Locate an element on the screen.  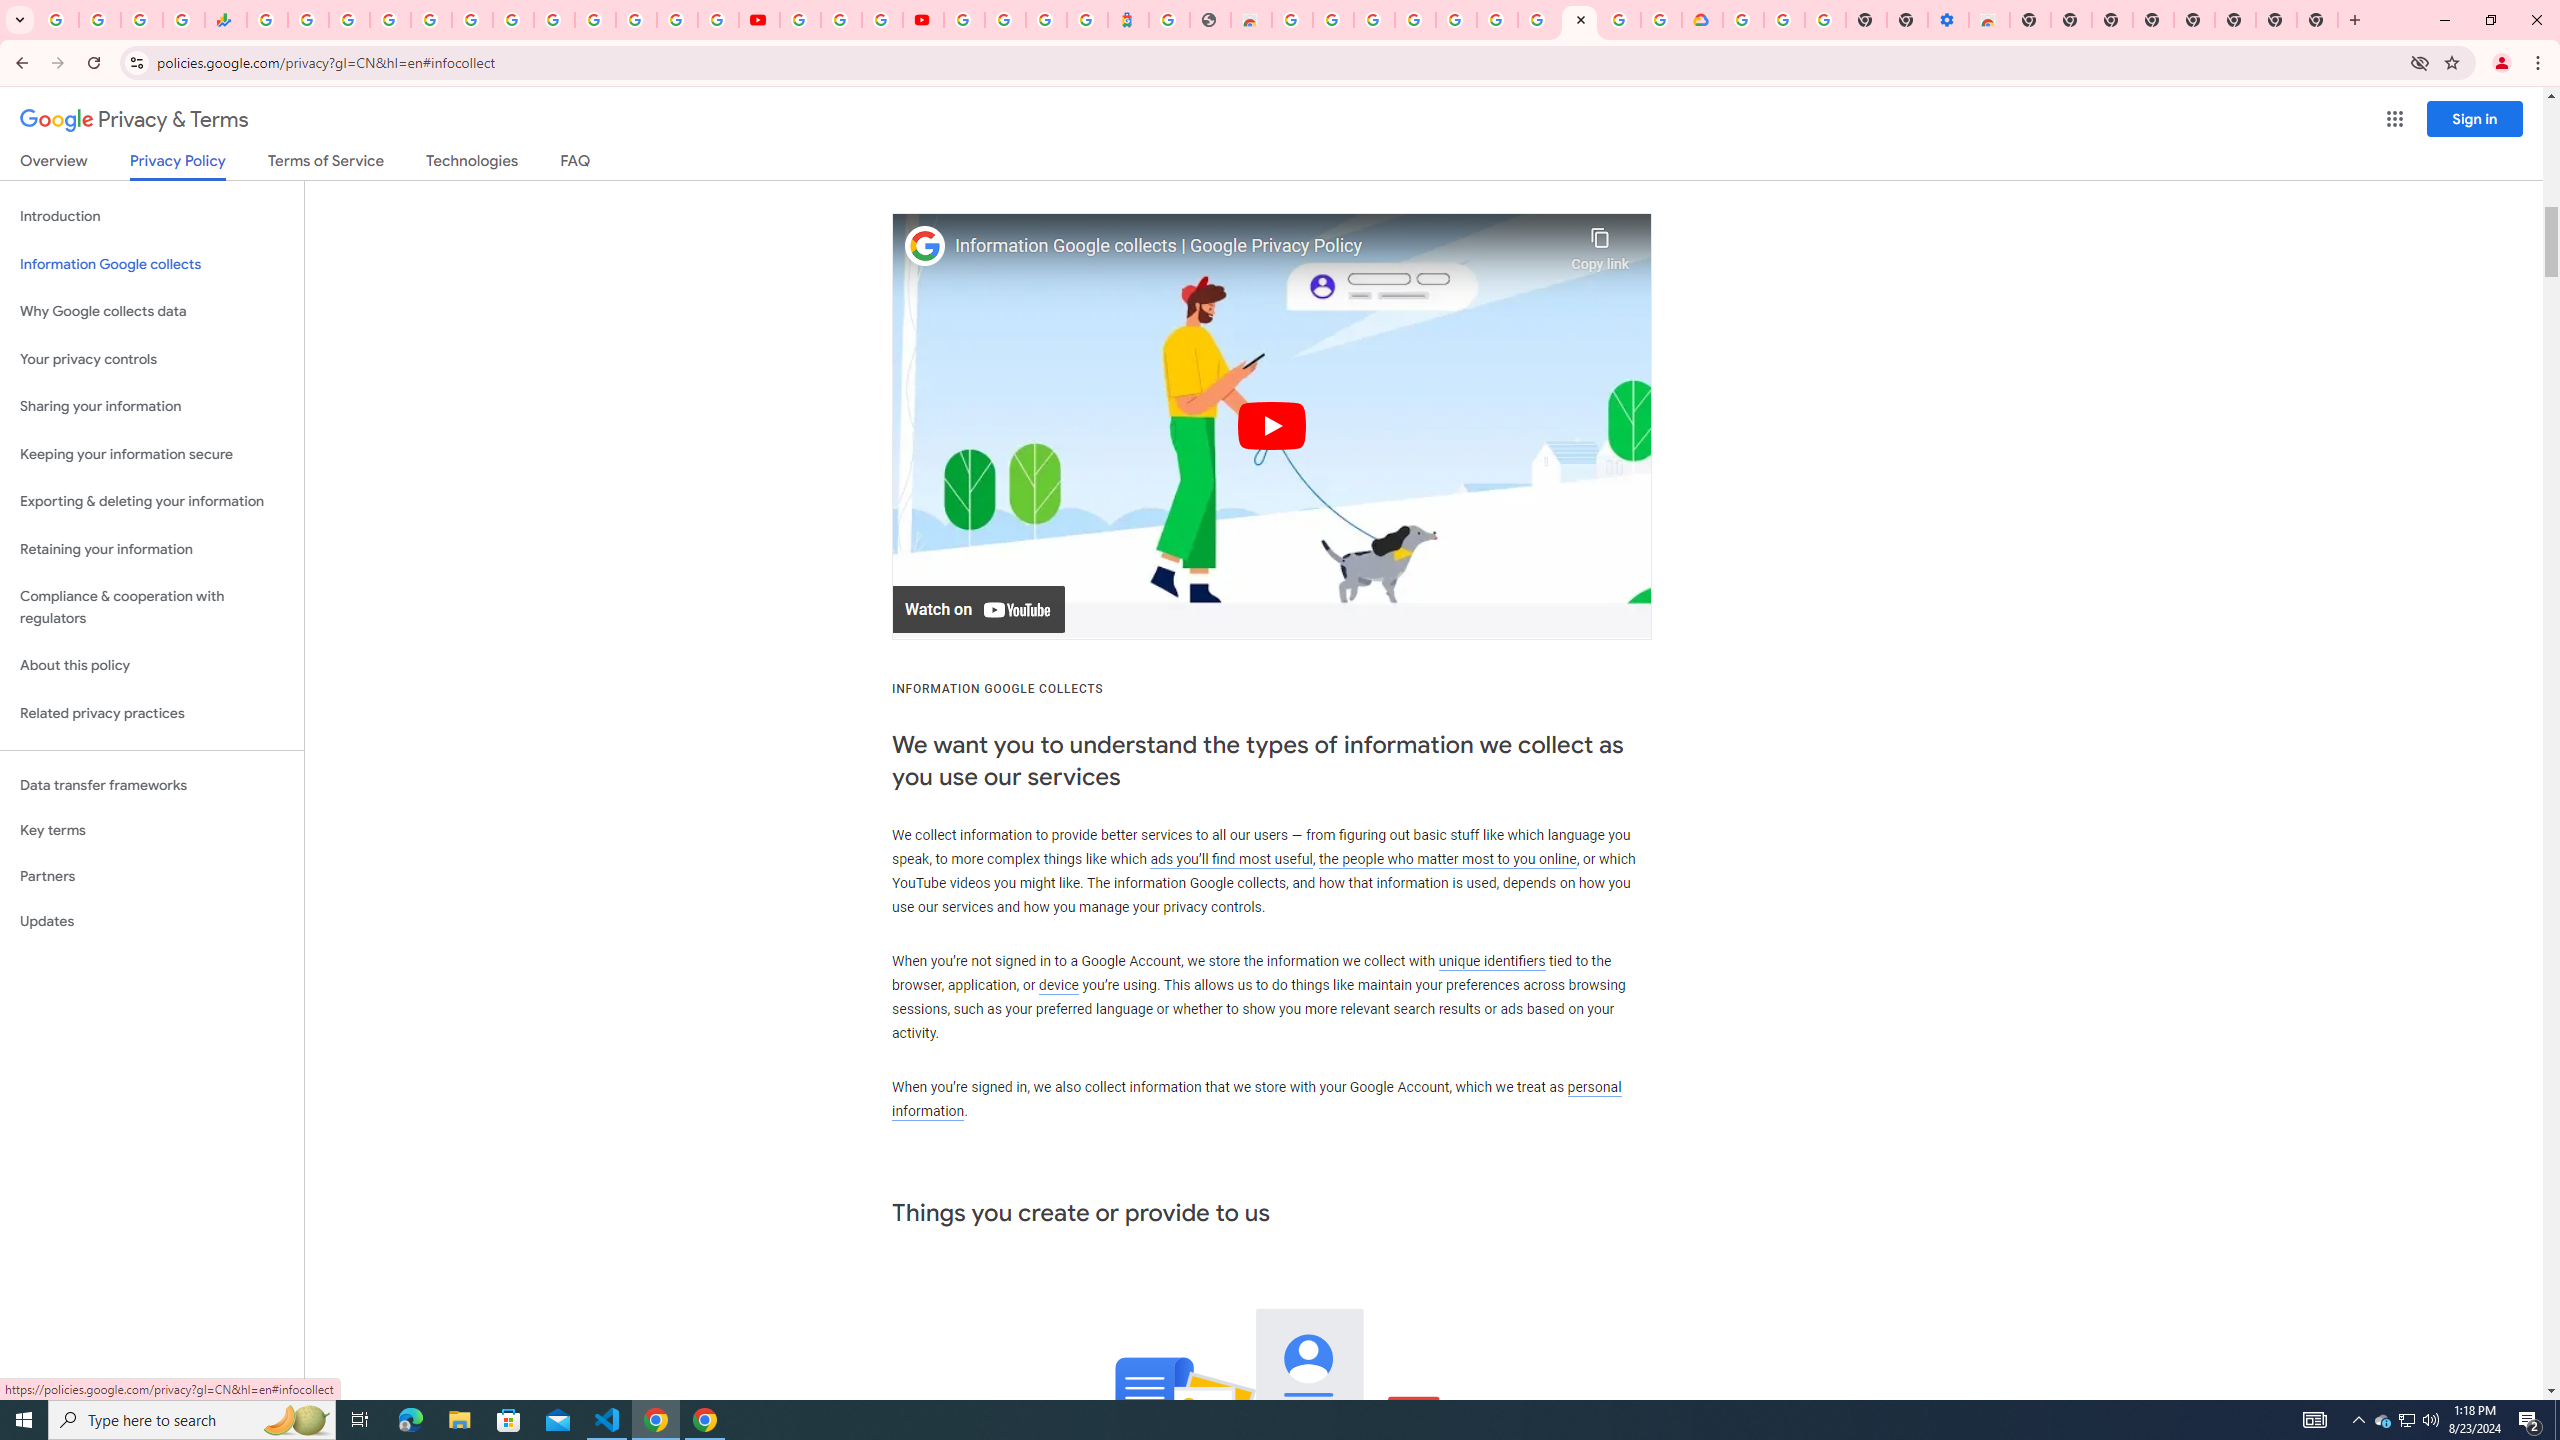
'Sign in - Google Accounts' is located at coordinates (390, 19).